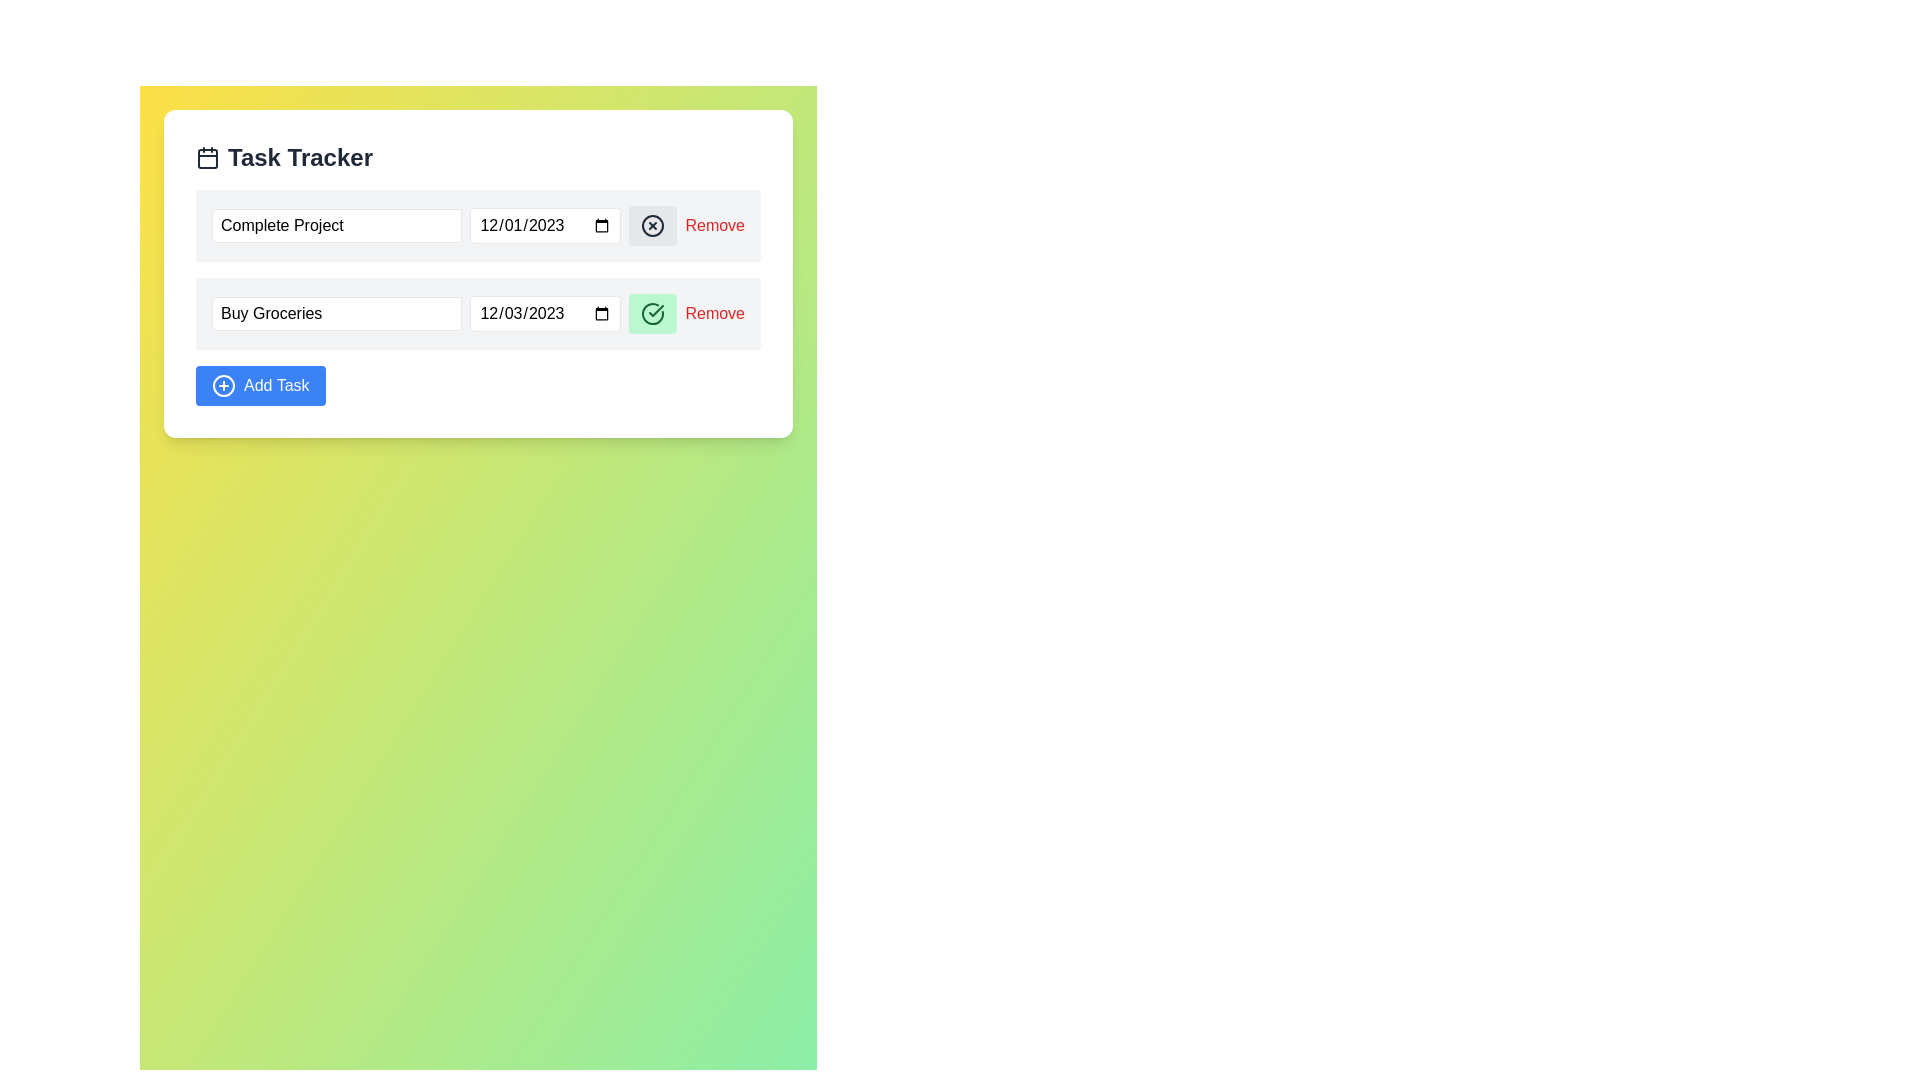 The image size is (1920, 1080). Describe the element at coordinates (715, 225) in the screenshot. I see `the remove button located in the topmost task row of the task list, which is aligned to the right end, following the date selection field and a button with an icon, just to the right of a 'Cancel' icon` at that location.